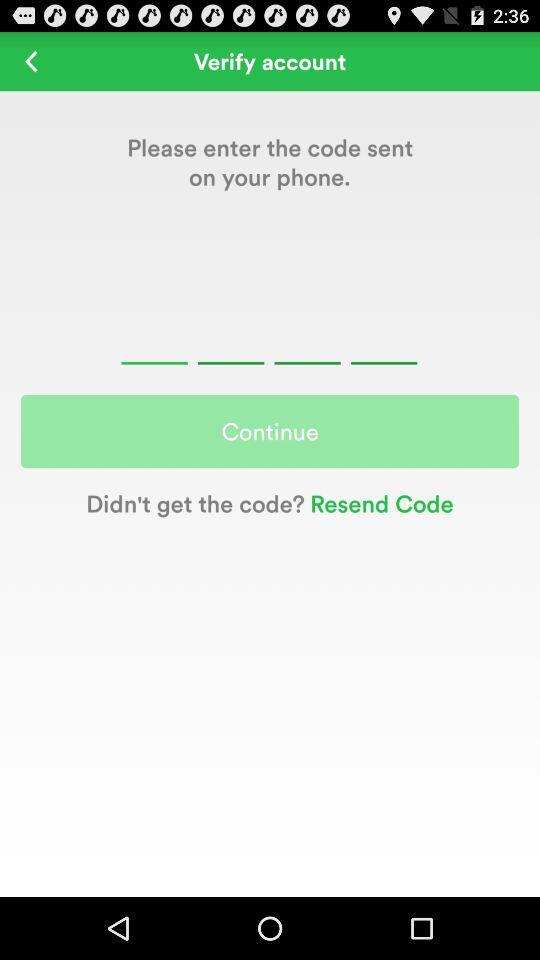  What do you see at coordinates (379, 502) in the screenshot?
I see `resend code icon` at bounding box center [379, 502].